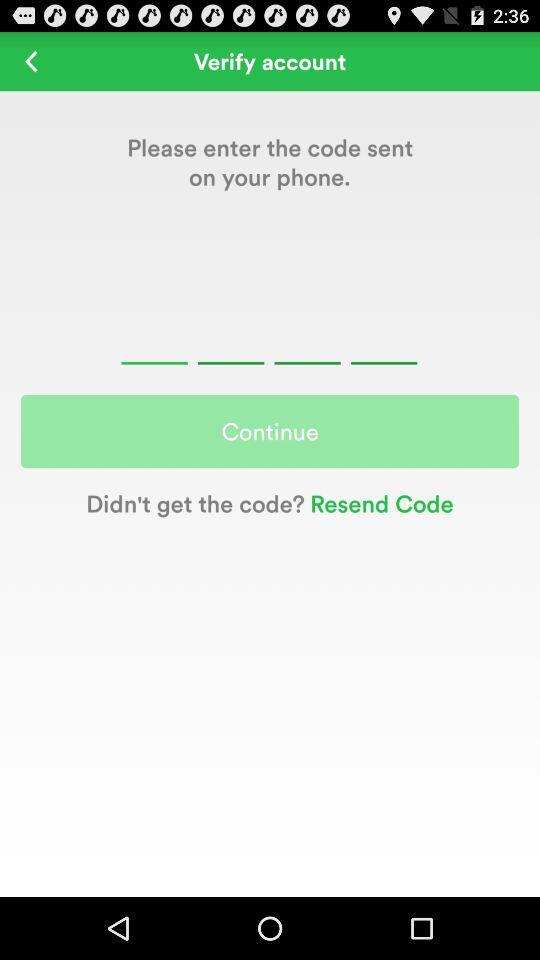  What do you see at coordinates (379, 502) in the screenshot?
I see `resend code icon` at bounding box center [379, 502].